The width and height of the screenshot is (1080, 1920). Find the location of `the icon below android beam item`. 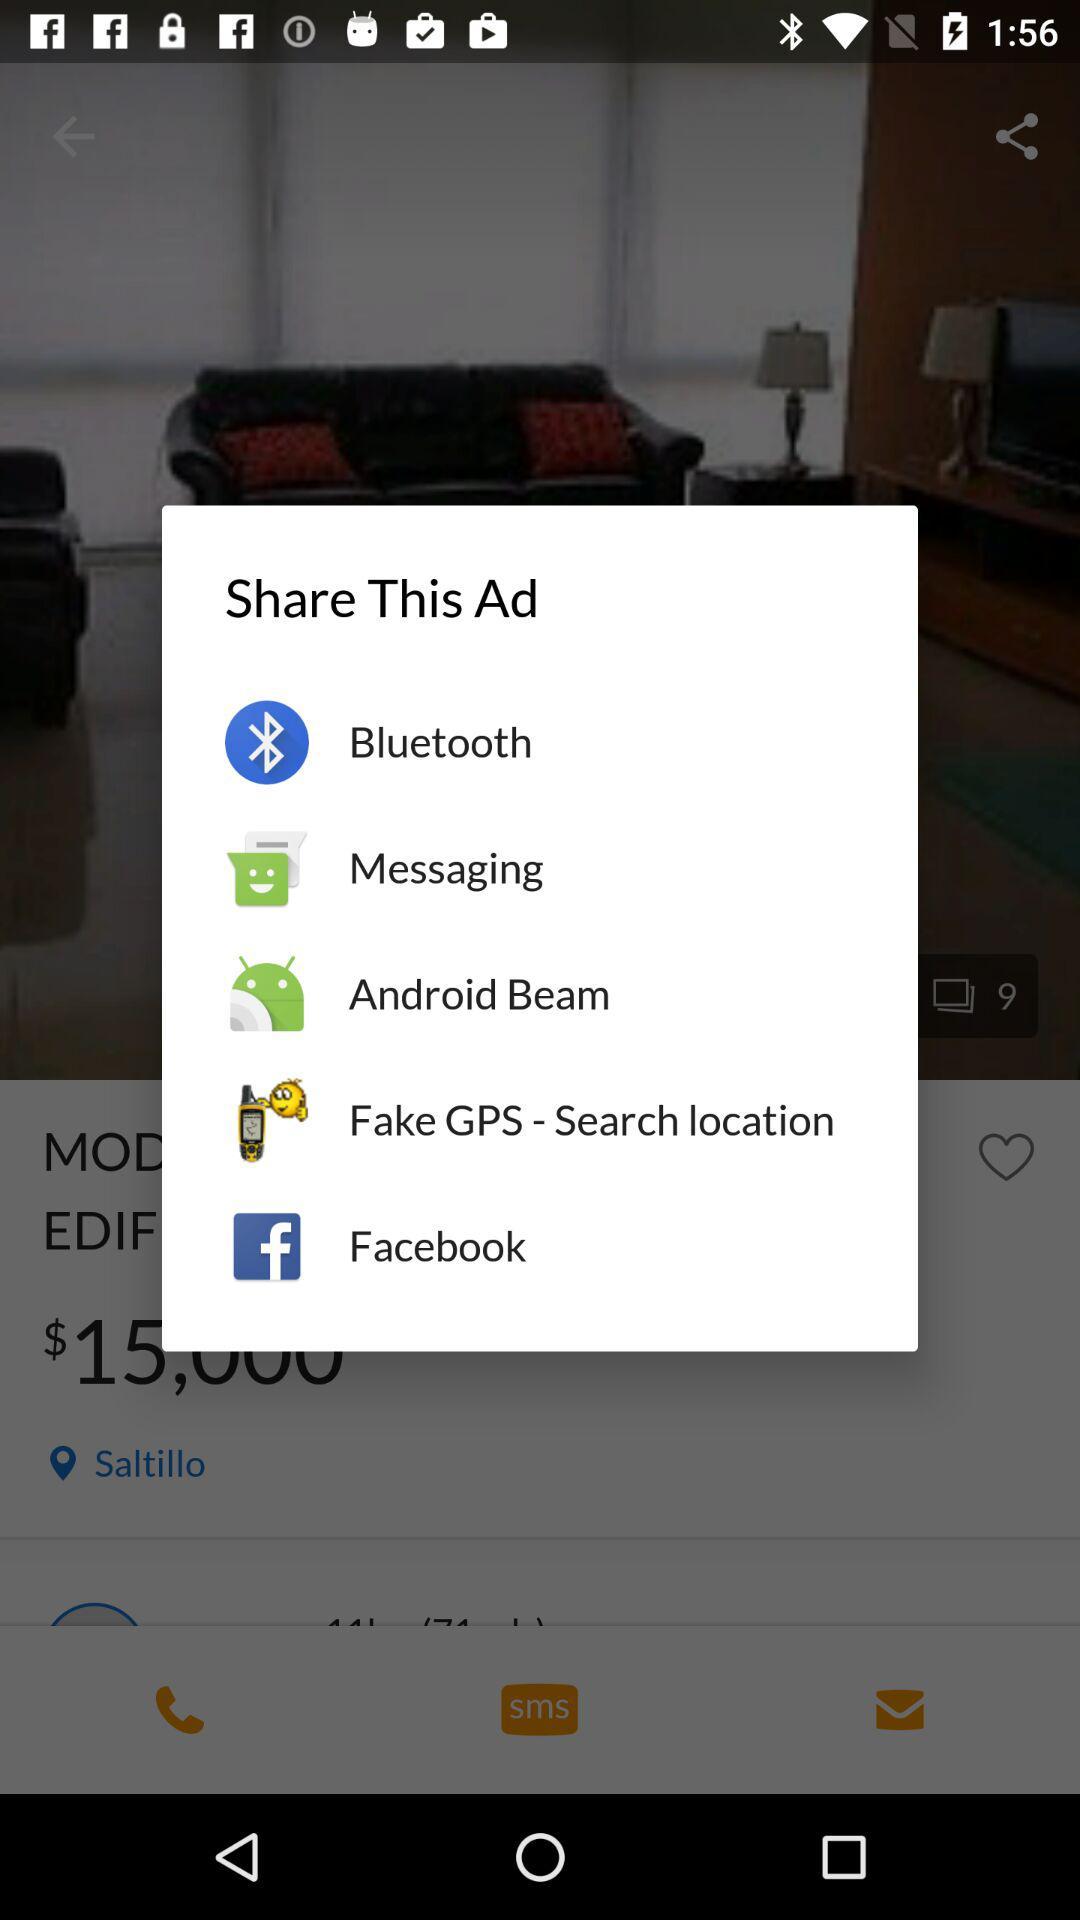

the icon below android beam item is located at coordinates (600, 1120).